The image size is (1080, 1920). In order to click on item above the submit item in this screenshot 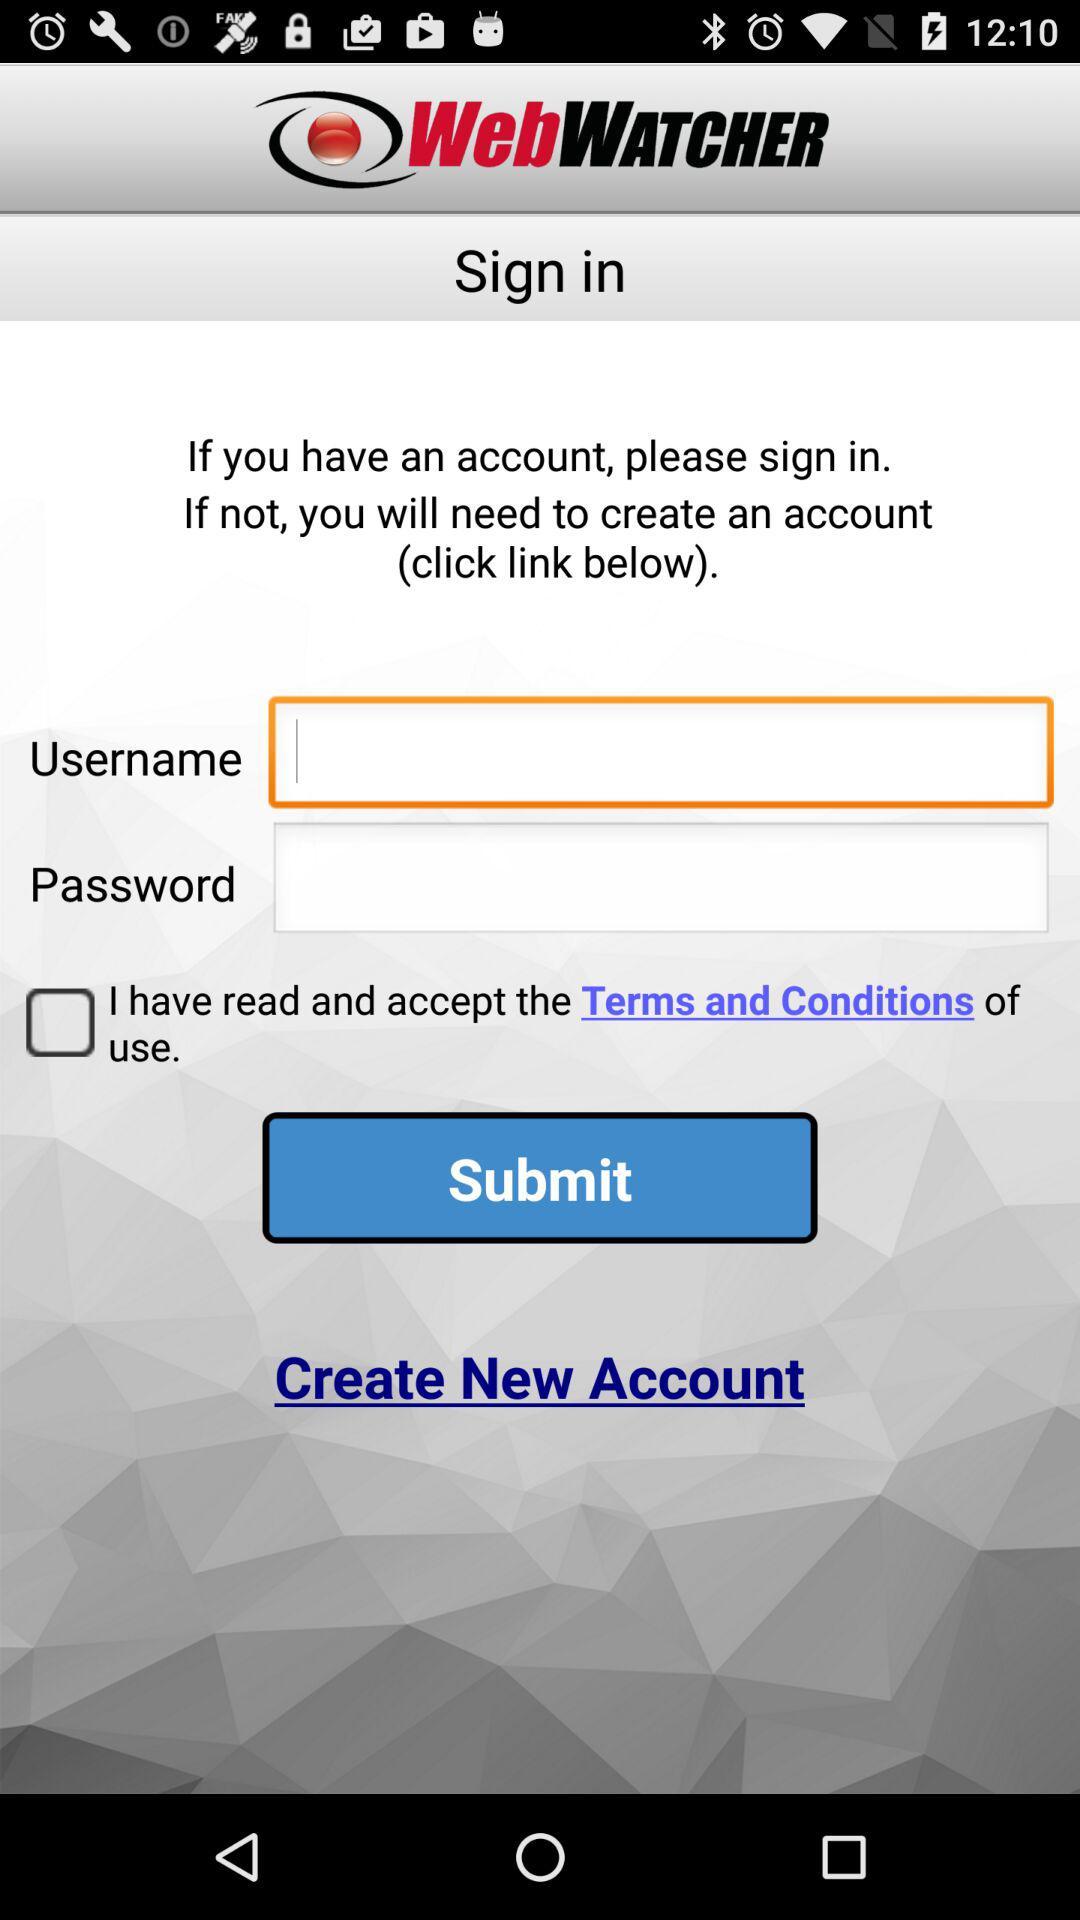, I will do `click(574, 1022)`.